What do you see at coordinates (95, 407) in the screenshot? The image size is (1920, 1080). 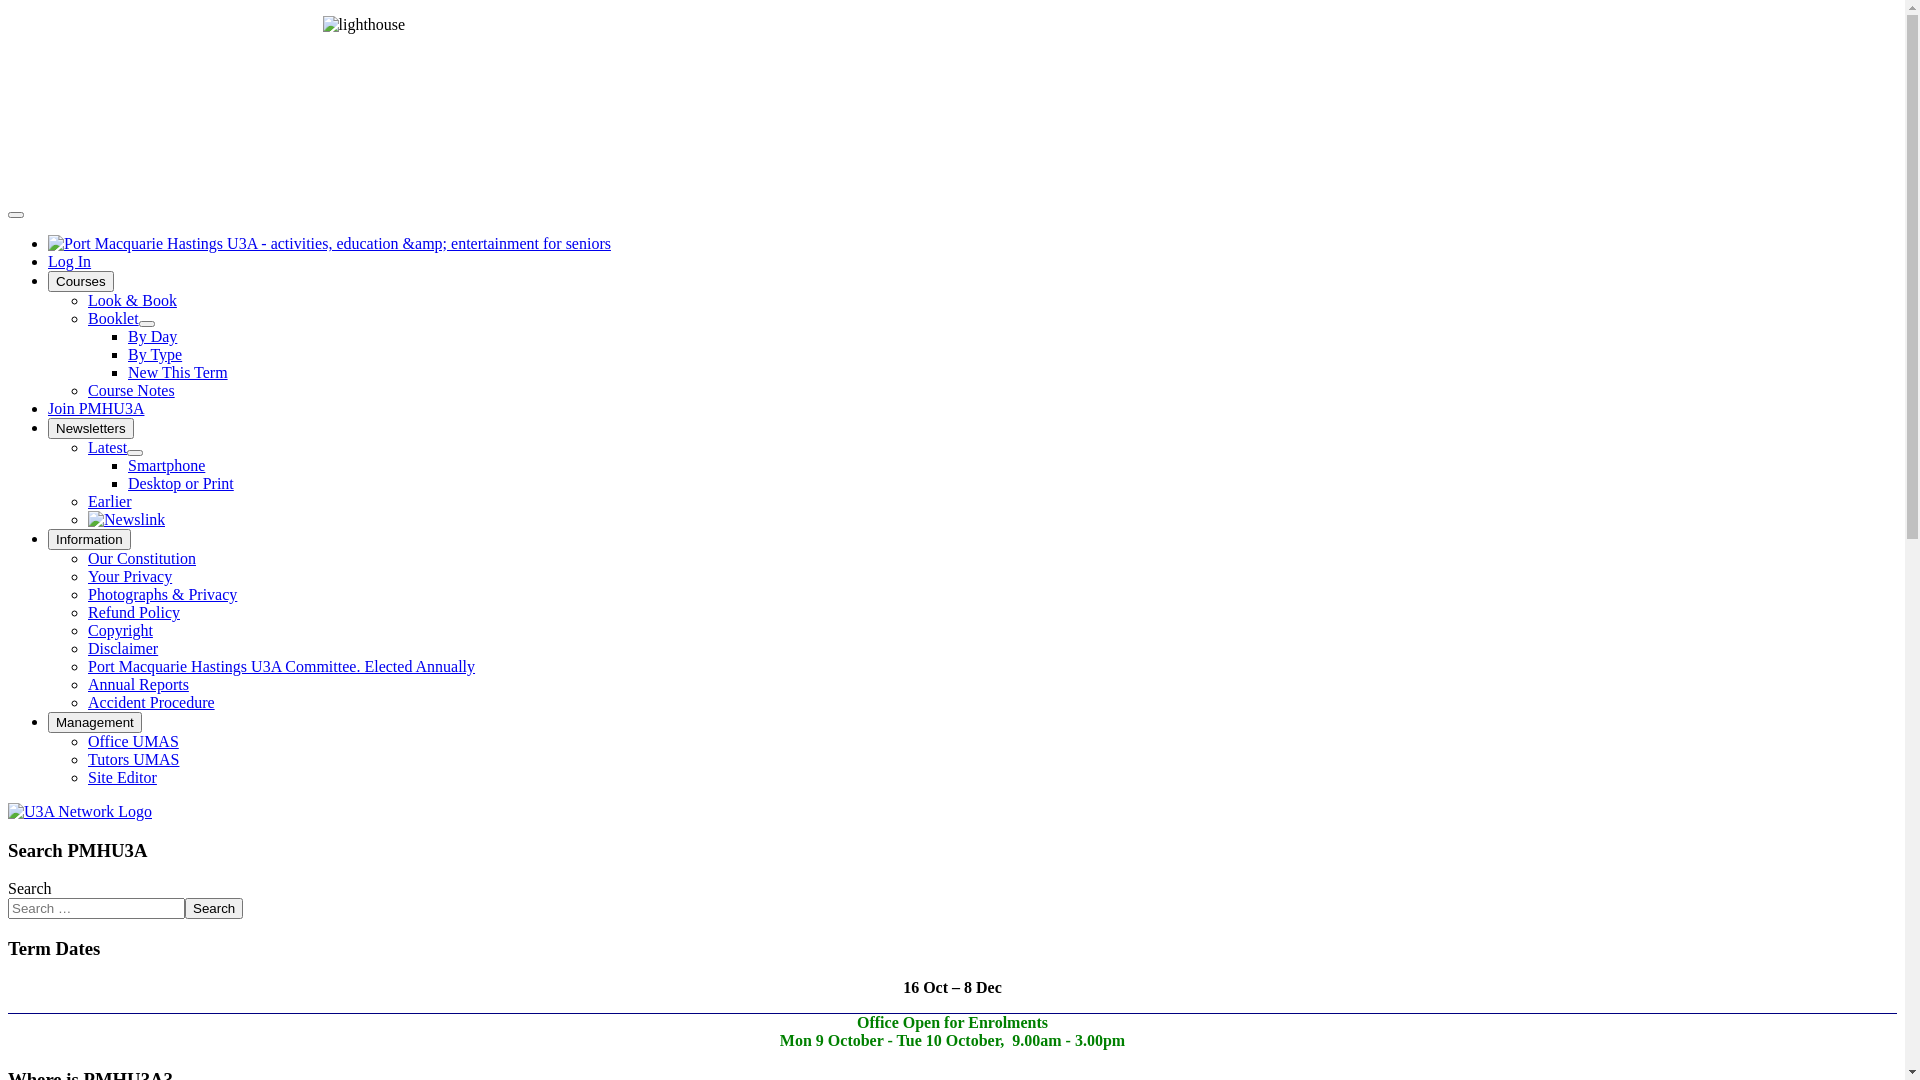 I see `'Join PMHU3A'` at bounding box center [95, 407].